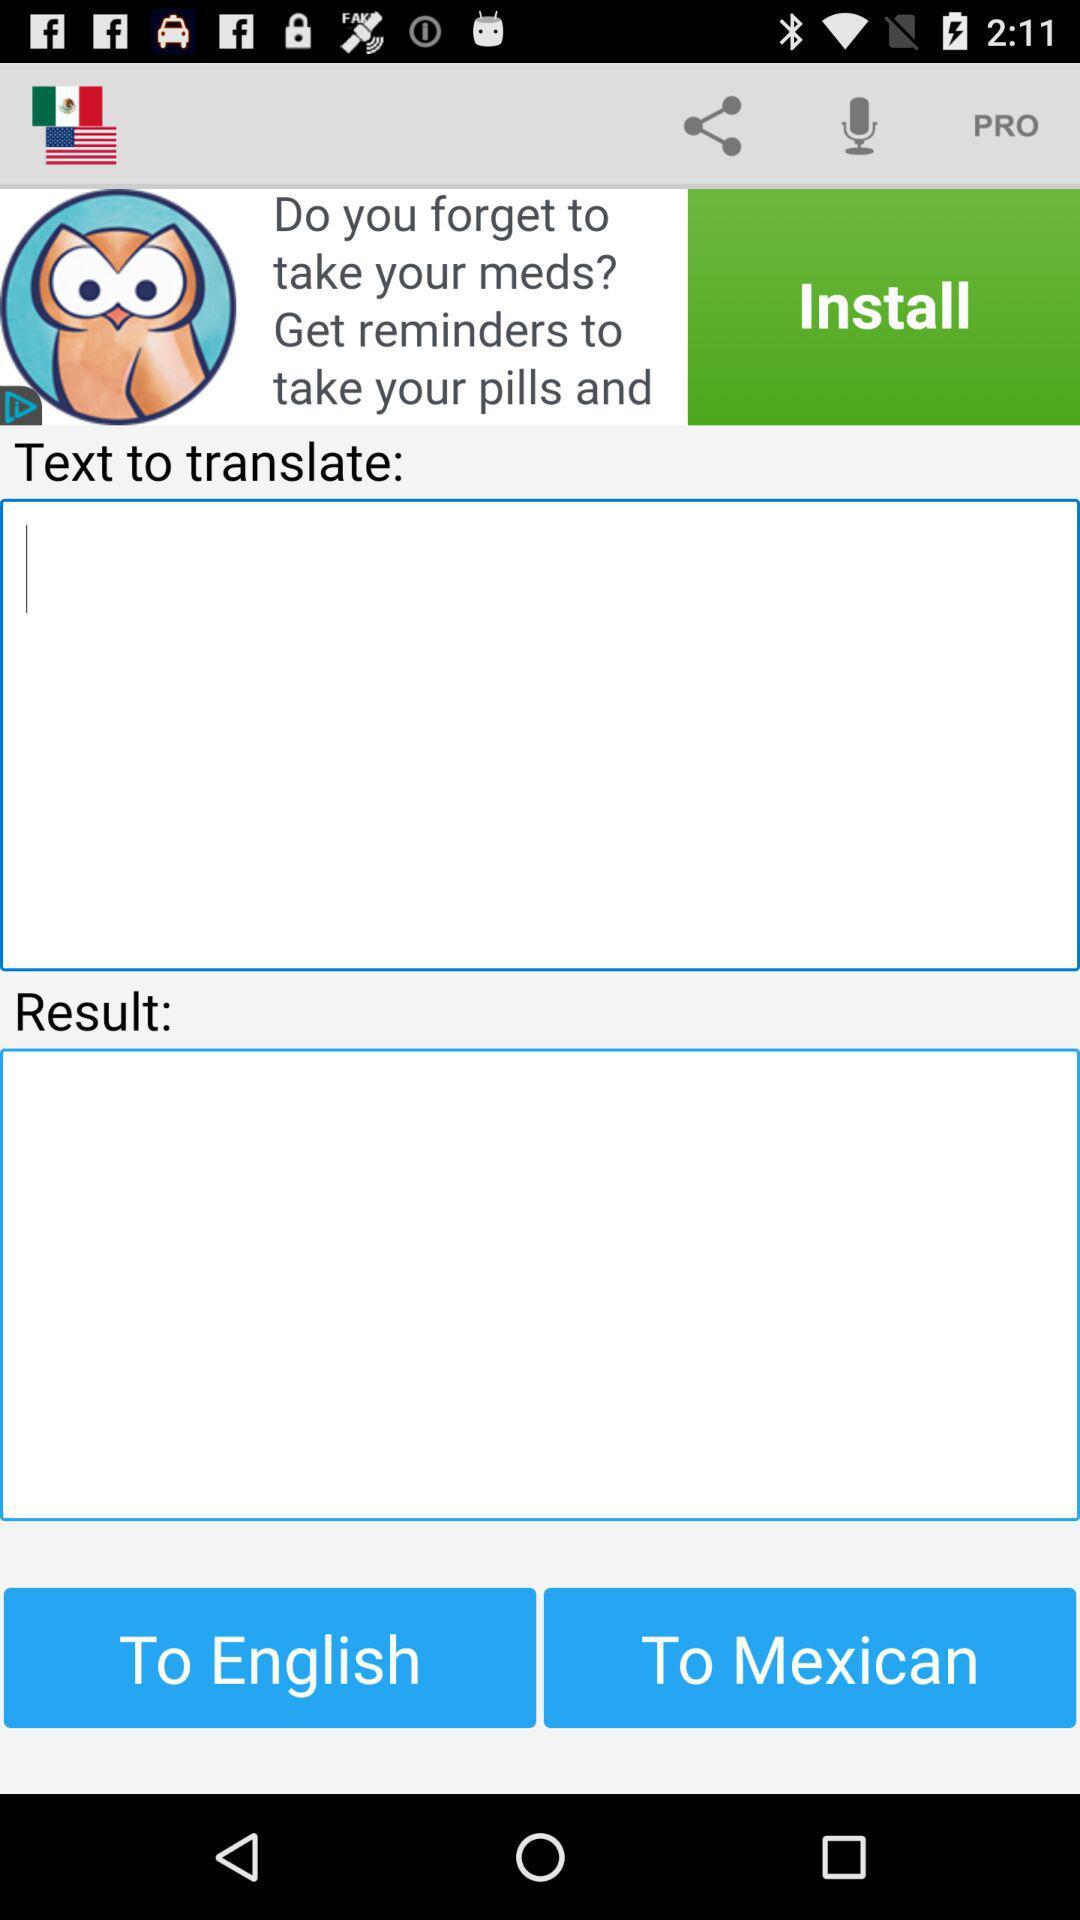  Describe the element at coordinates (540, 1284) in the screenshot. I see `the icon at the bottom` at that location.